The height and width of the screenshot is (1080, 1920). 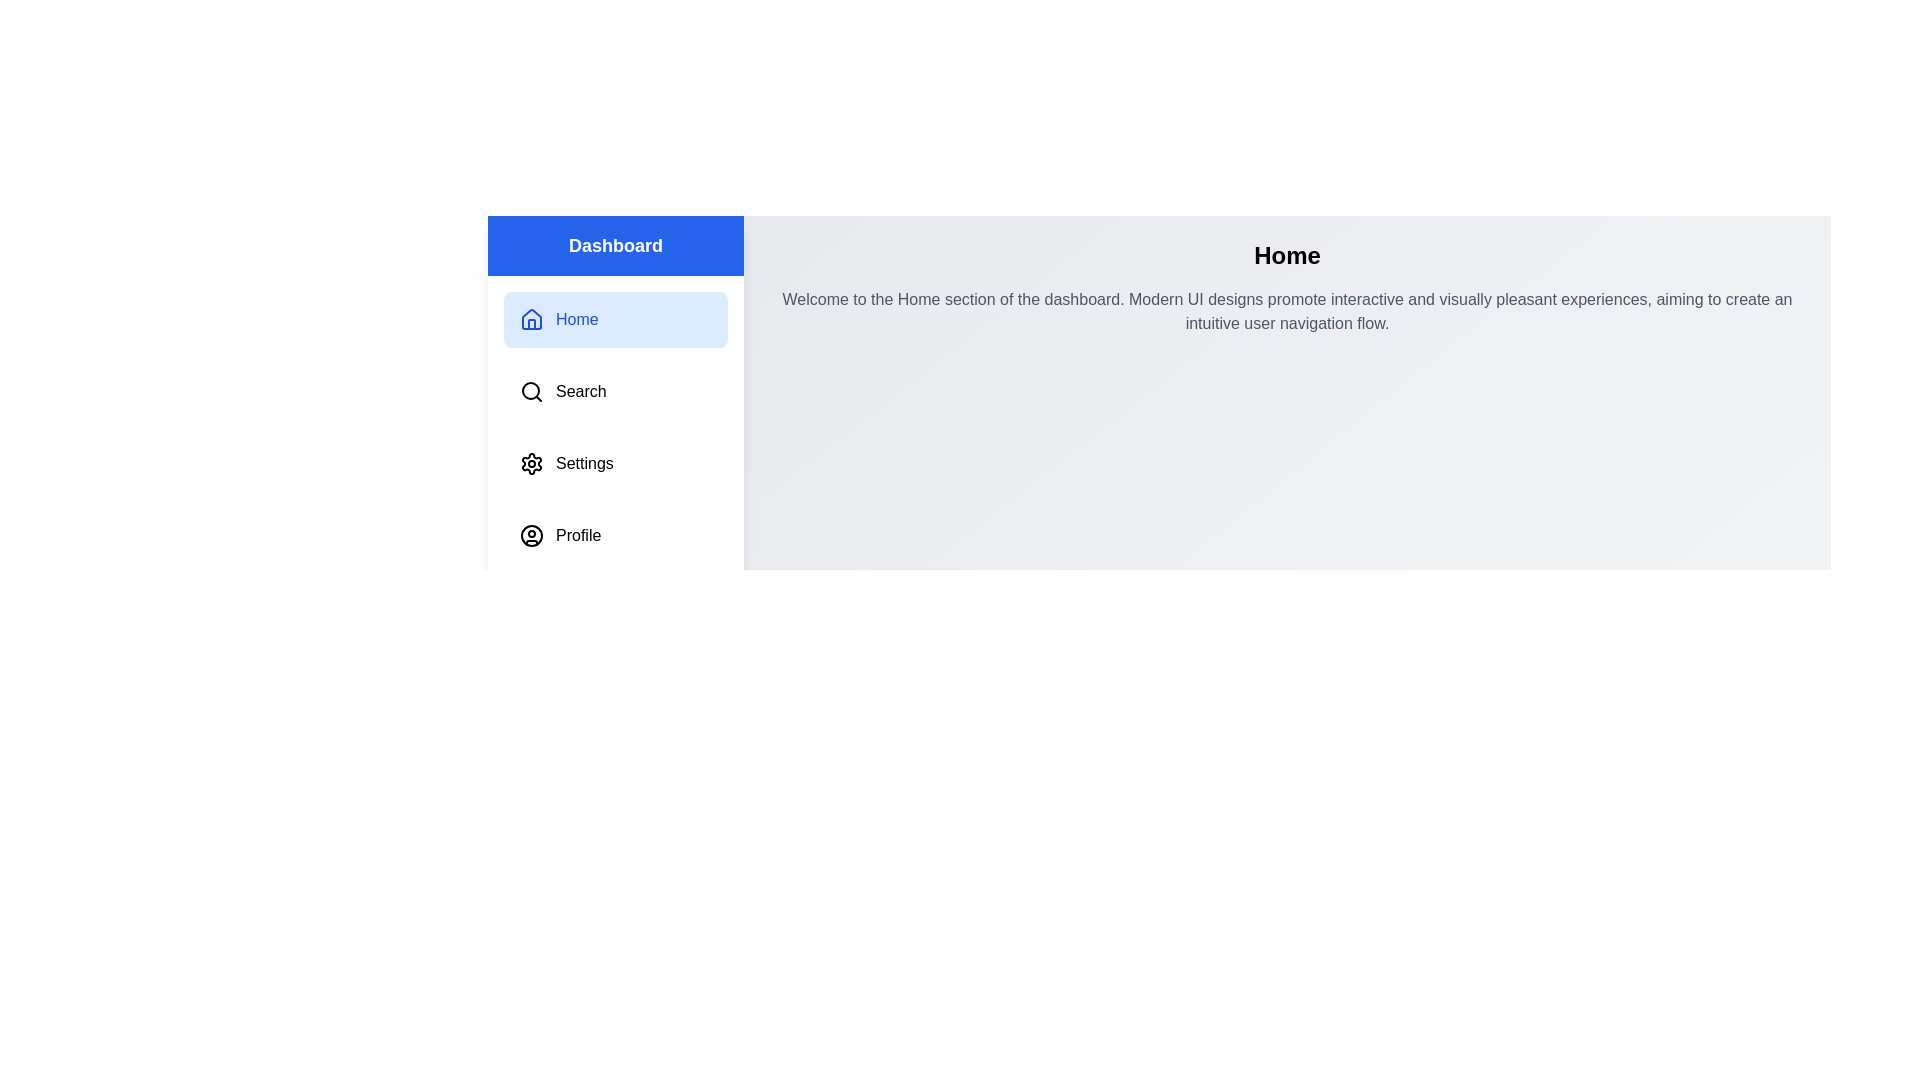 I want to click on the menu item corresponding to Home, so click(x=614, y=319).